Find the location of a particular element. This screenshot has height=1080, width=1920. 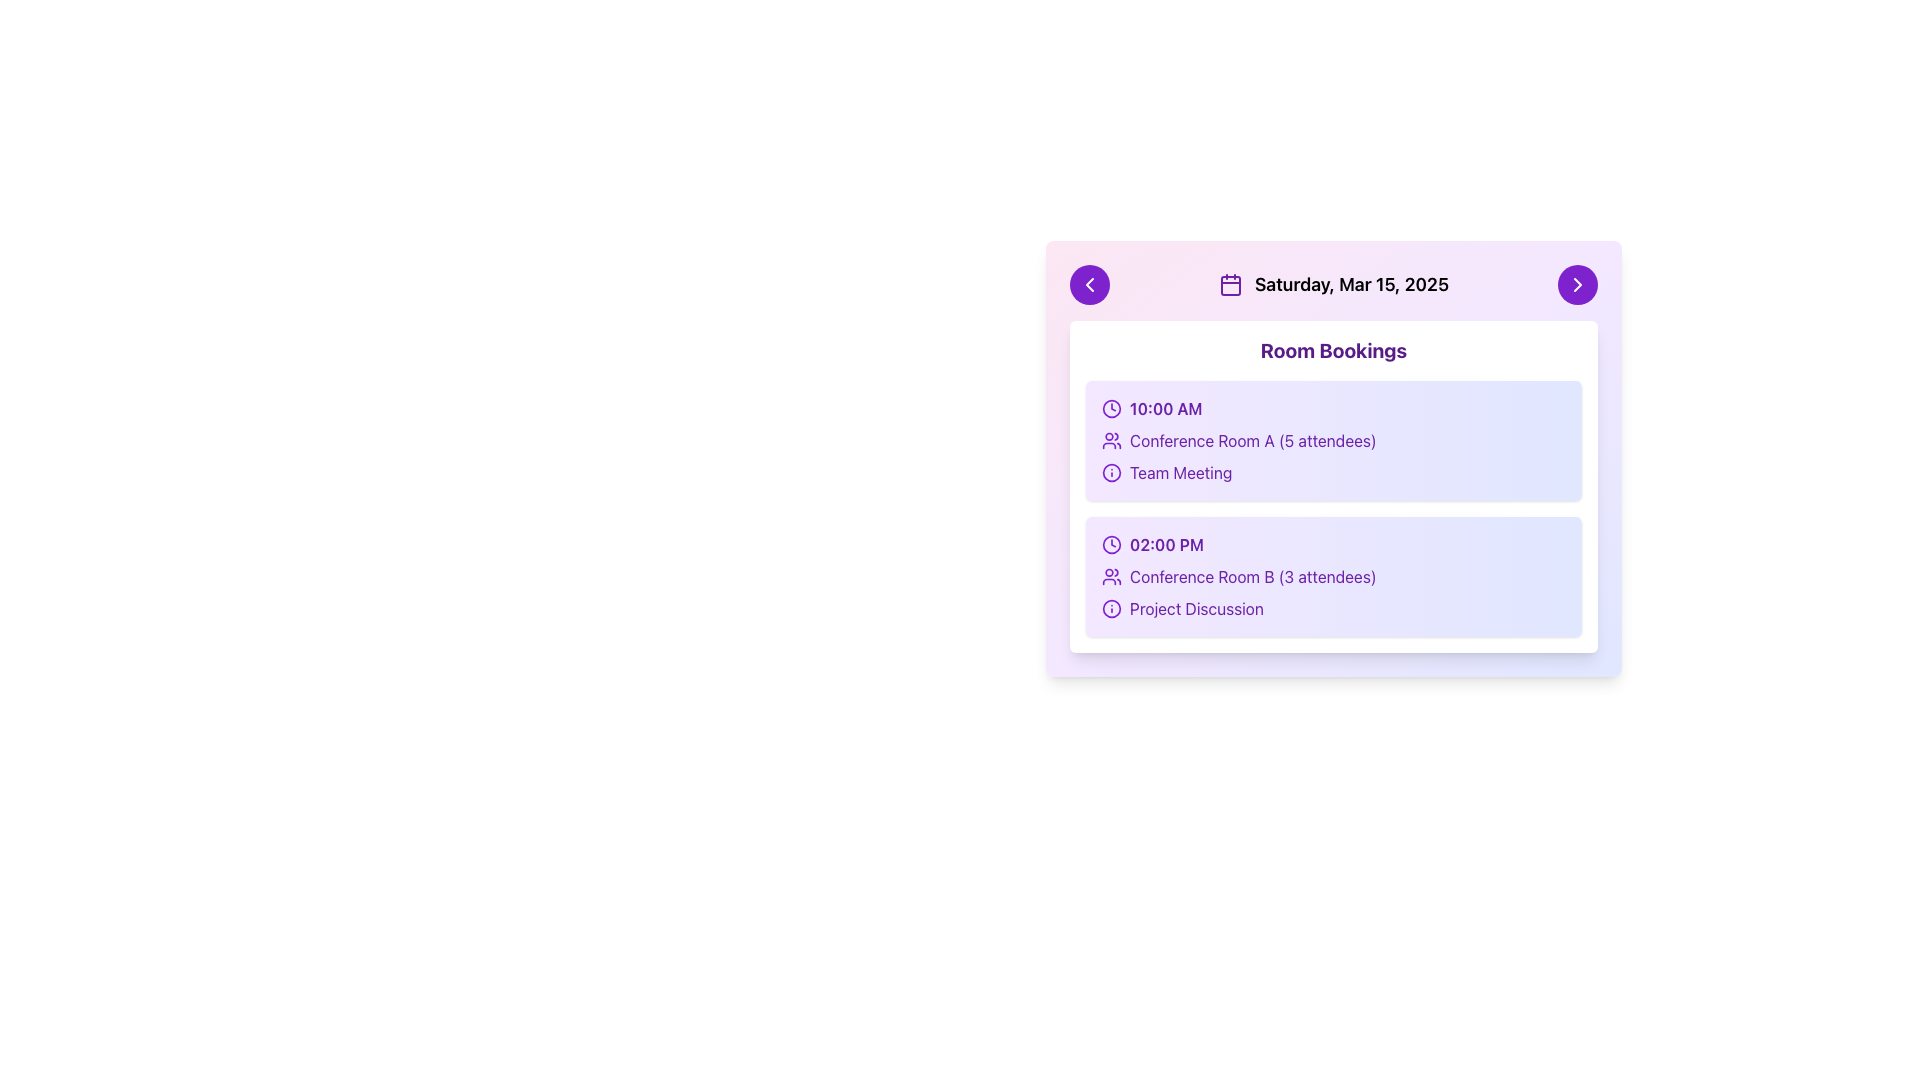

the circular SVG graphic element with a purple stroke inside the clock icon, which is positioned to the left of the '10:00 AM' text in the 'Room Bookings' list is located at coordinates (1111, 407).